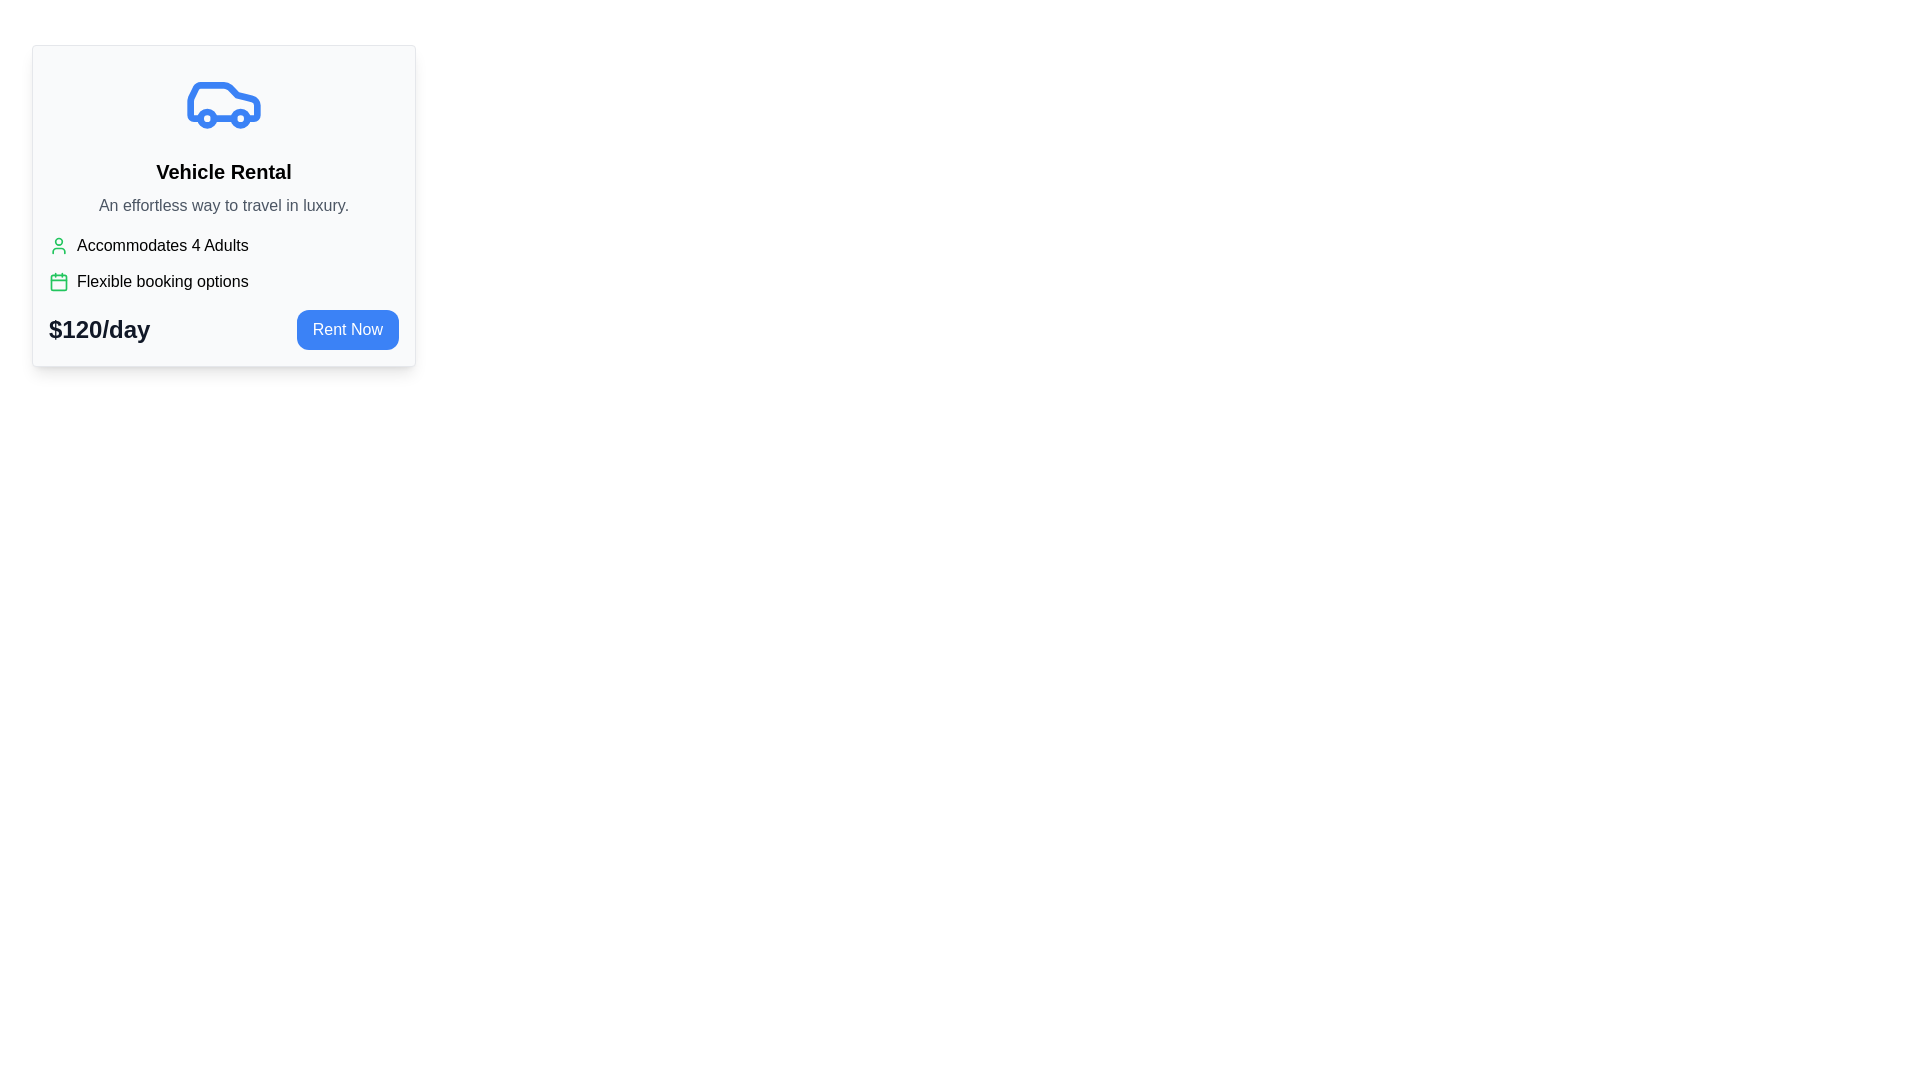  Describe the element at coordinates (207, 118) in the screenshot. I see `the left wheel of the car icon represented by the Circle (SVG element)` at that location.